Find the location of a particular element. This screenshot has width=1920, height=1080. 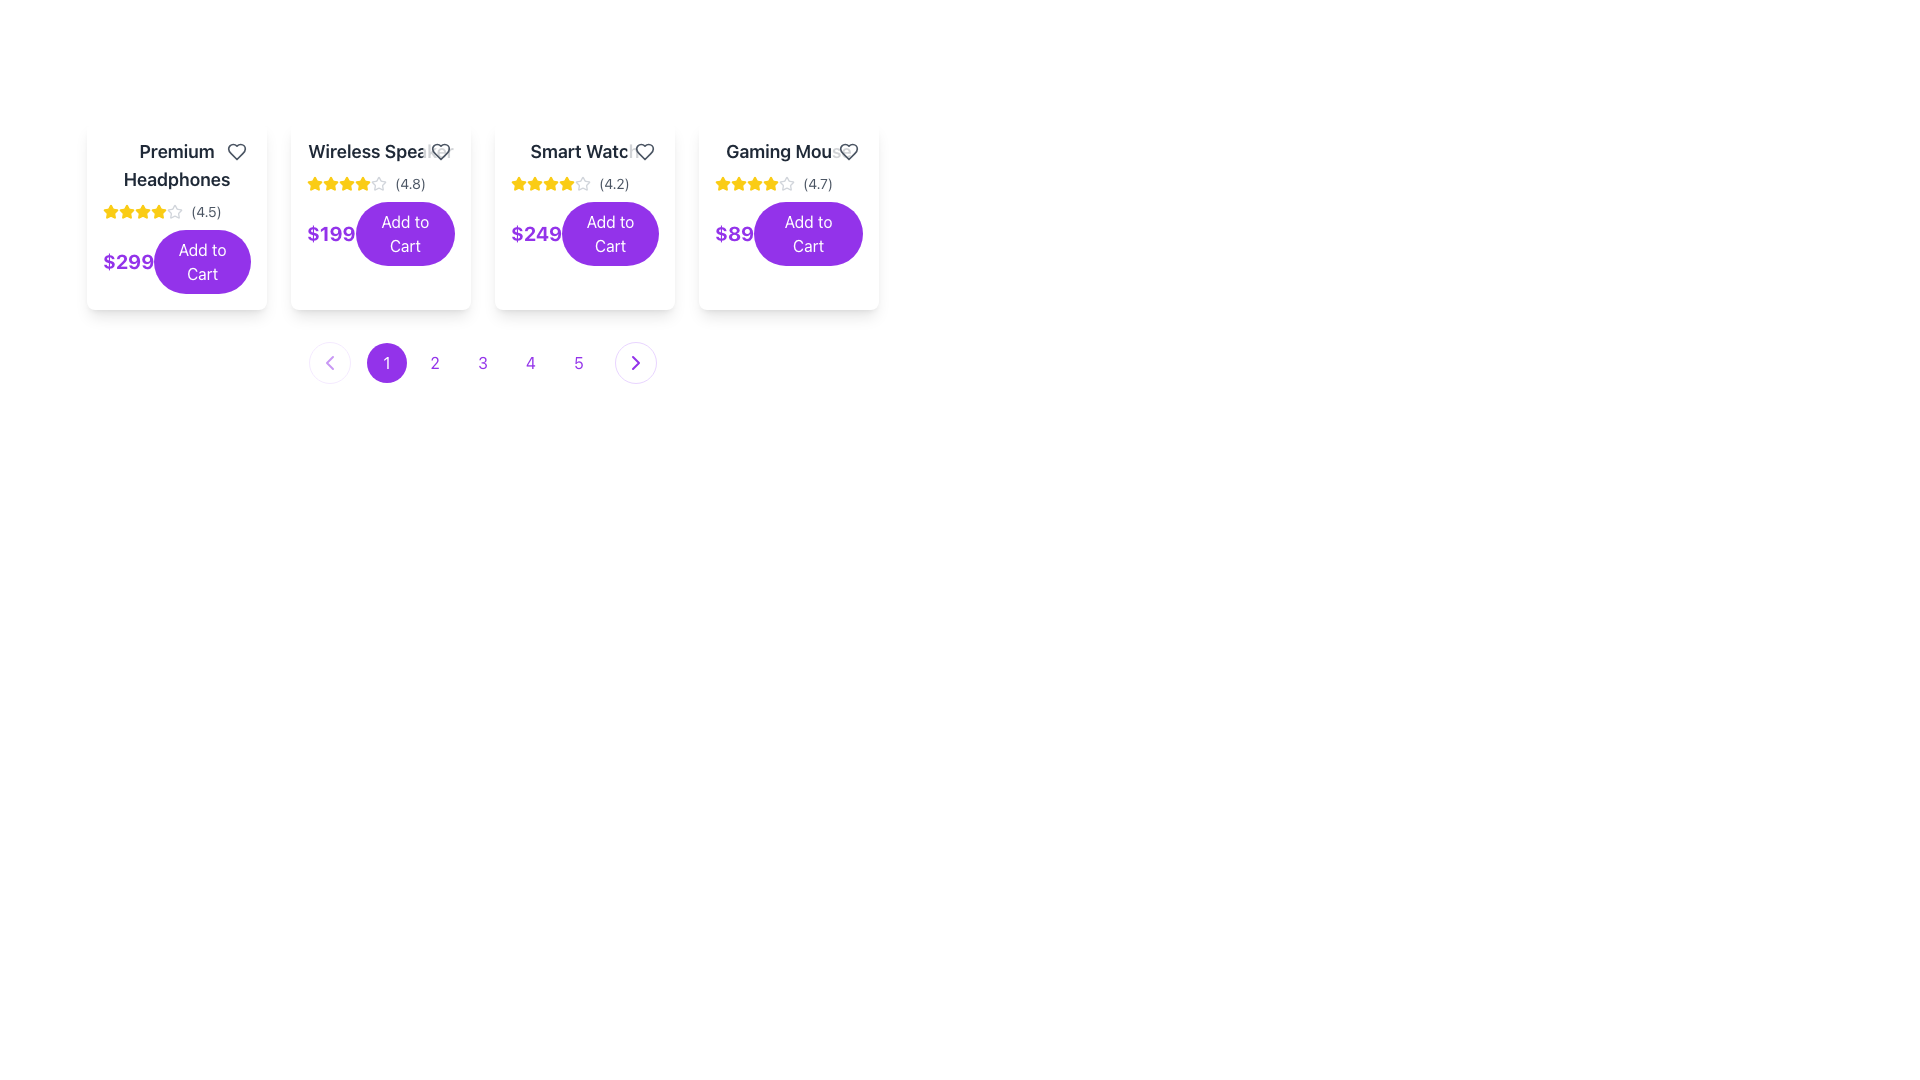

the third star icon in the five-star rating bar for the 'Gaming Mouse' product card, which is colored yellow and is positioned adjacent to a rating value of '4.7' is located at coordinates (722, 183).